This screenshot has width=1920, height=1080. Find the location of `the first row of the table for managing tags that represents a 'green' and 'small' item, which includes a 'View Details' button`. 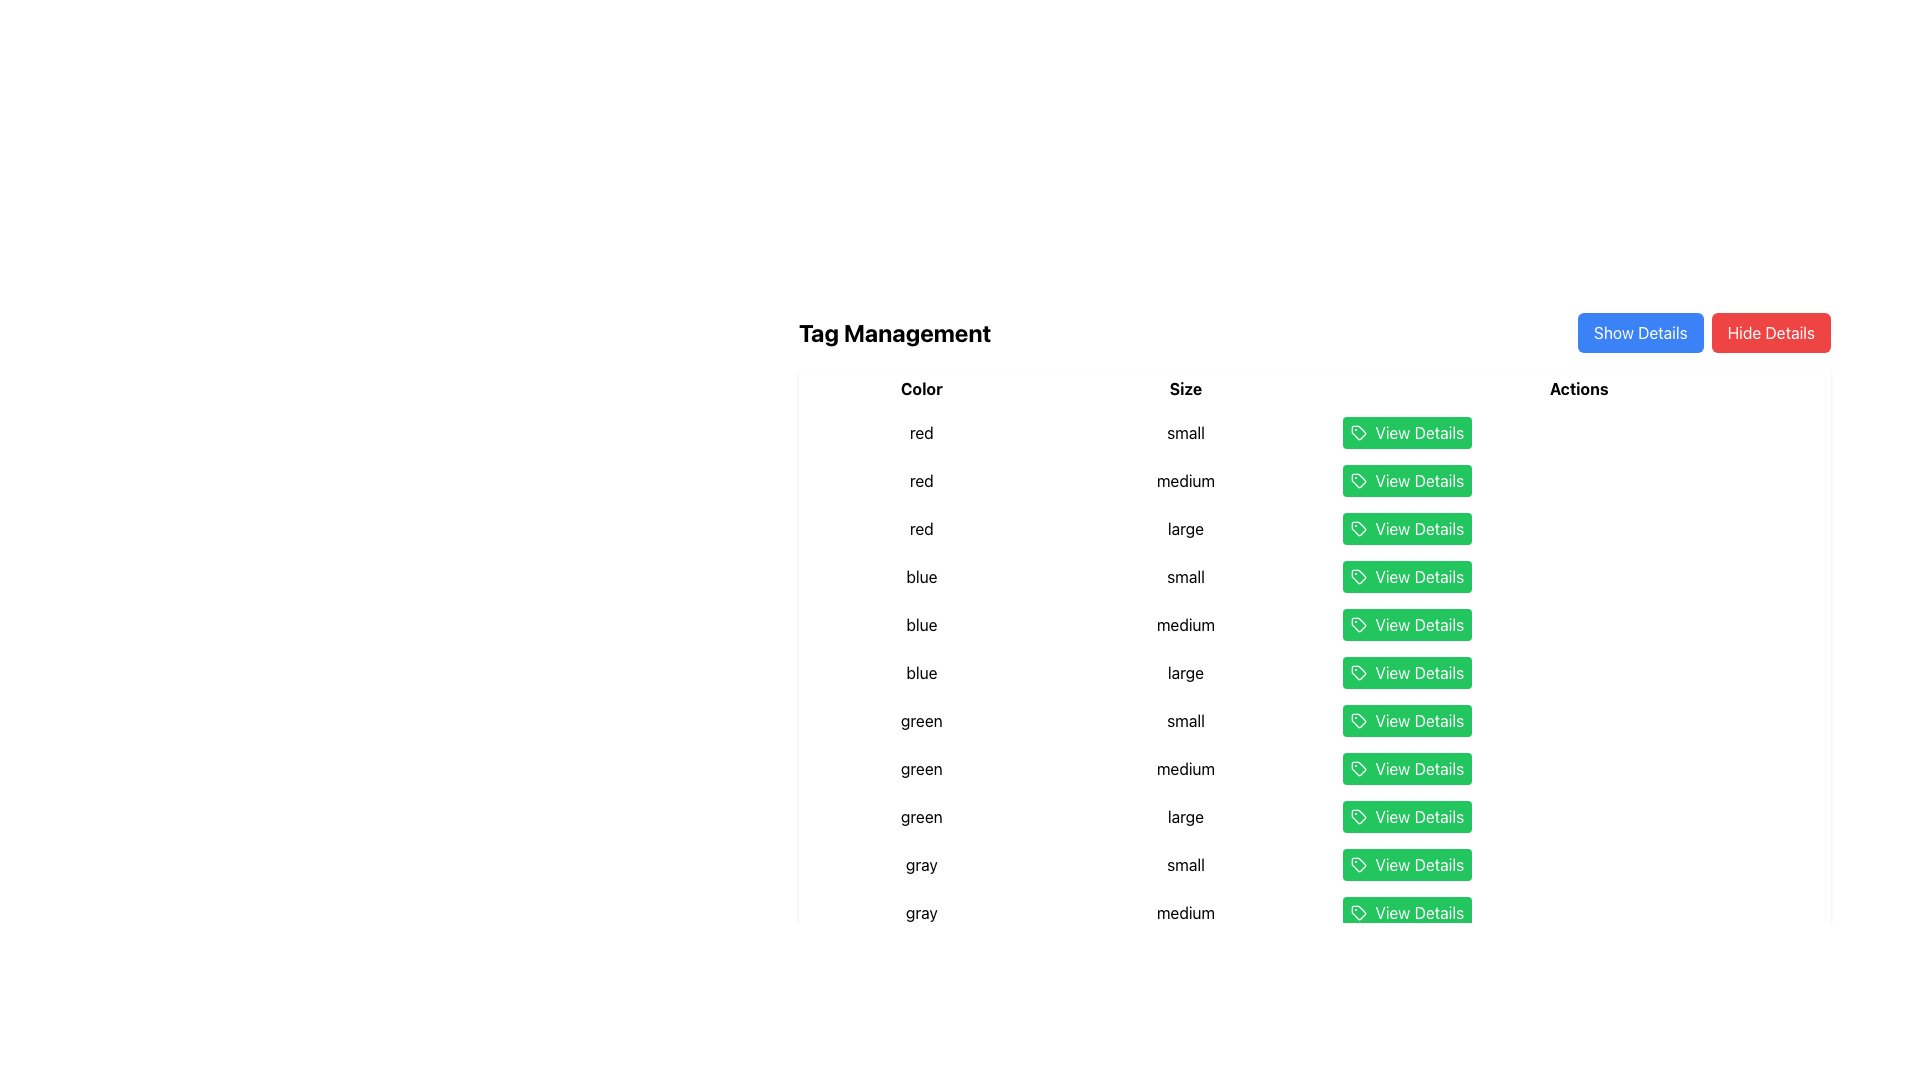

the first row of the table for managing tags that represents a 'green' and 'small' item, which includes a 'View Details' button is located at coordinates (1315, 721).